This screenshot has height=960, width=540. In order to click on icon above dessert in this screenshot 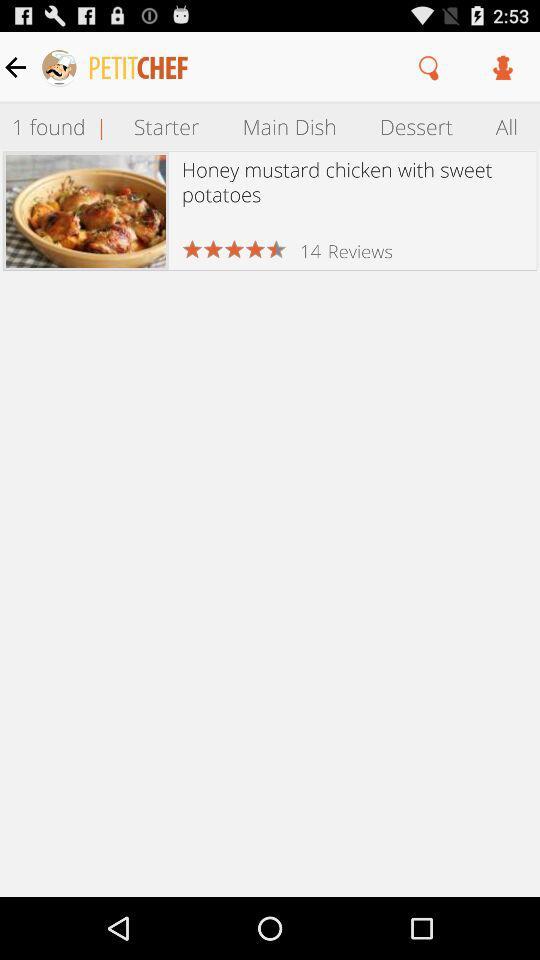, I will do `click(428, 67)`.